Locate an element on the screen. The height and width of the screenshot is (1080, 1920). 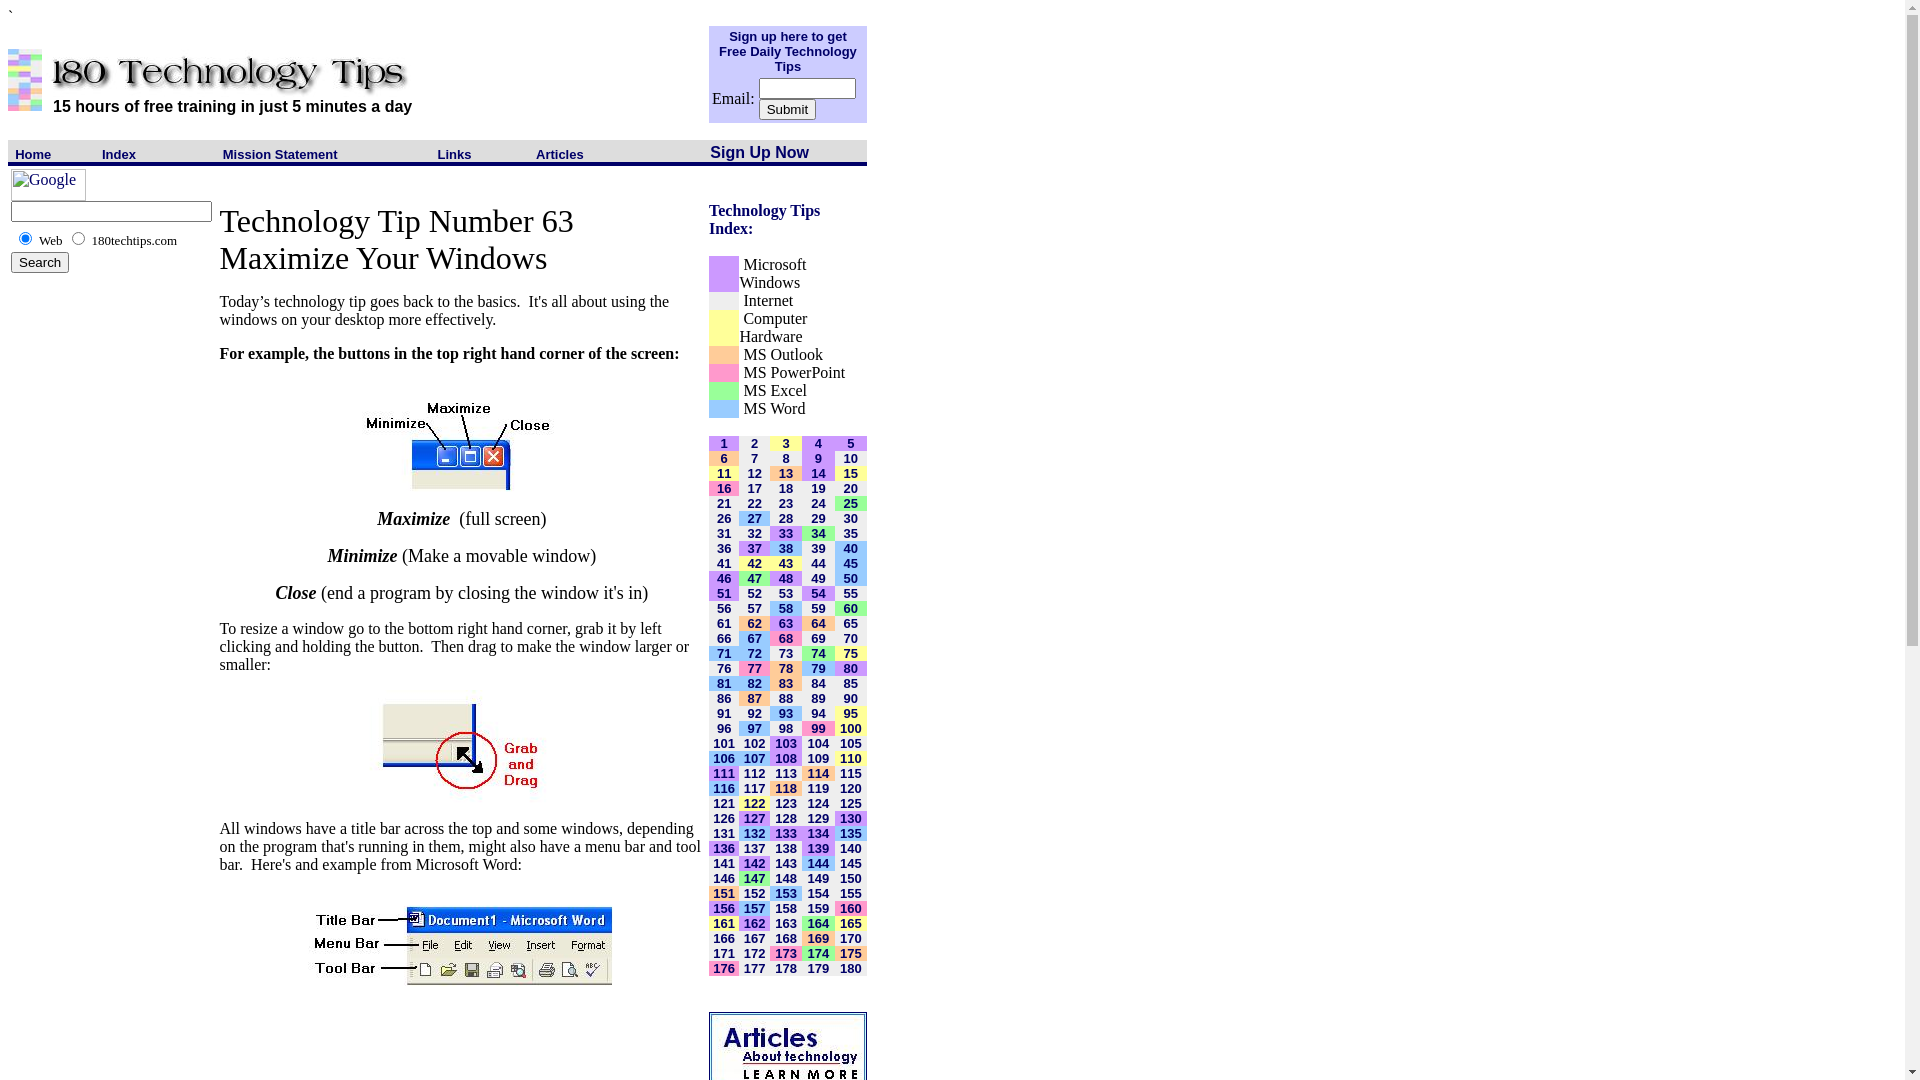
'64' is located at coordinates (817, 622).